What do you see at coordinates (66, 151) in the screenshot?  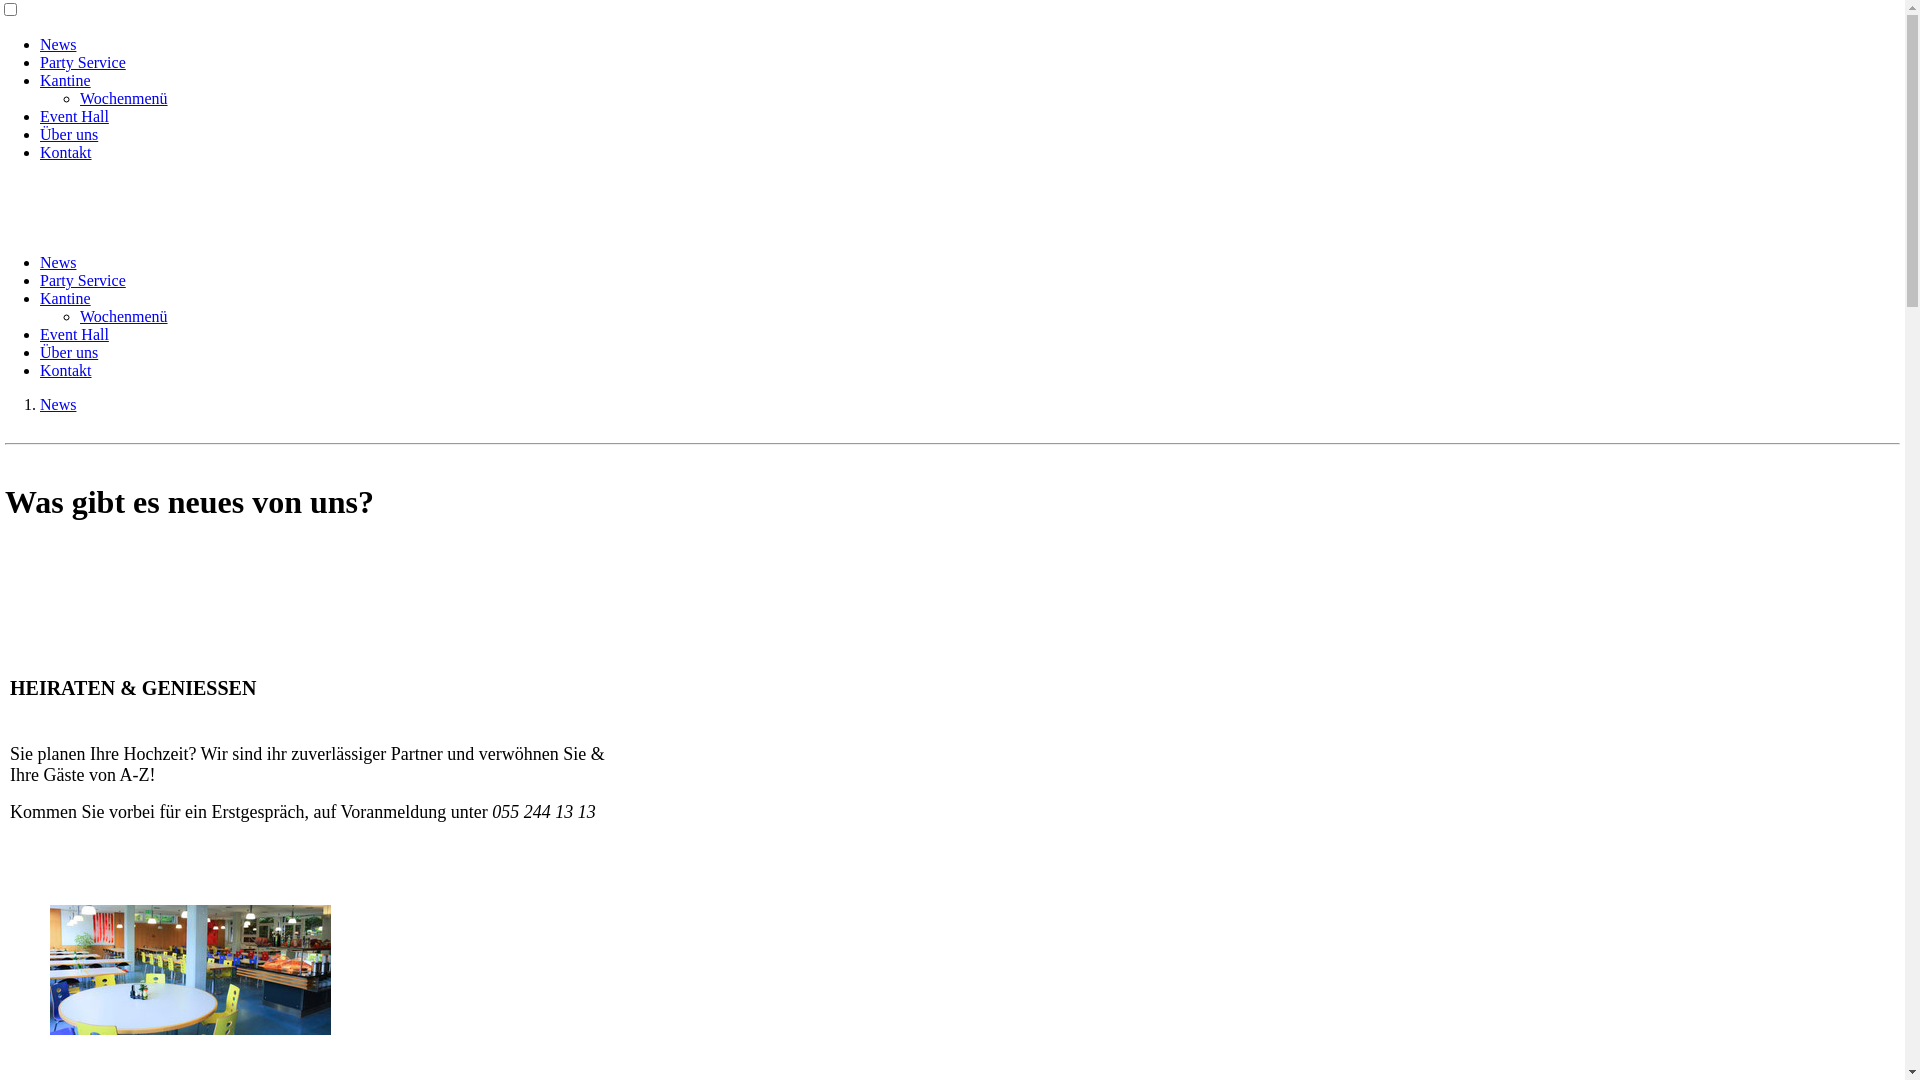 I see `'Kontakt'` at bounding box center [66, 151].